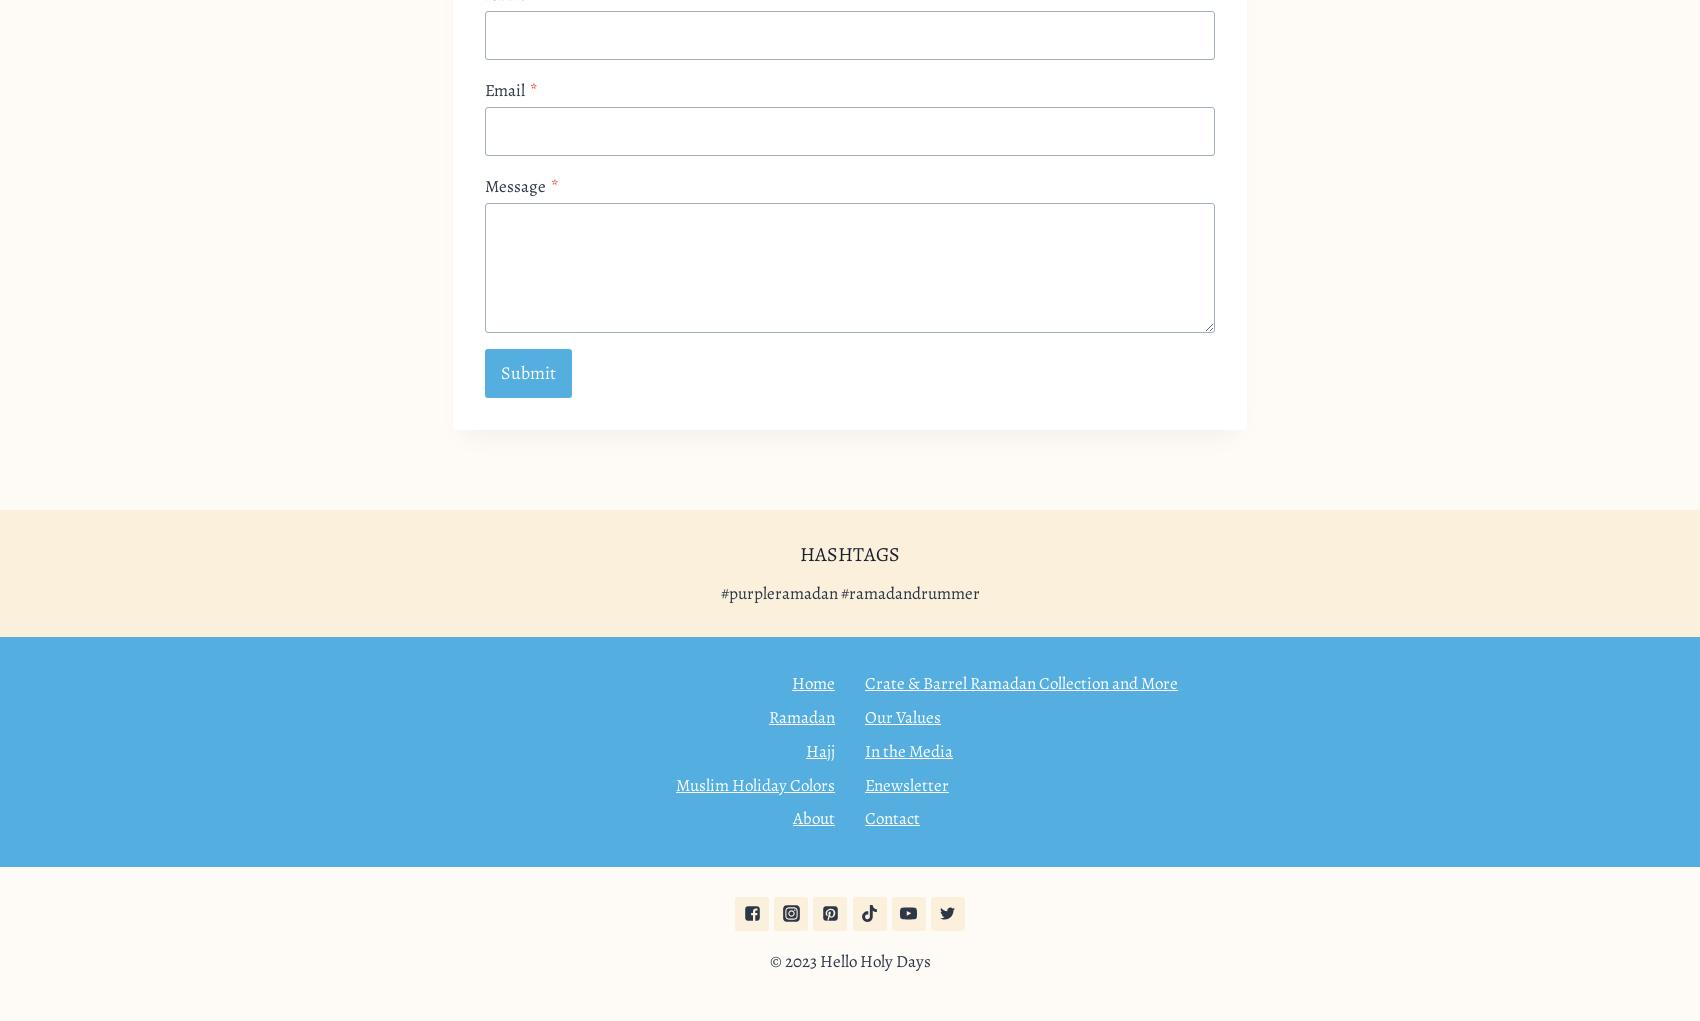  What do you see at coordinates (850, 552) in the screenshot?
I see `'Hashtags'` at bounding box center [850, 552].